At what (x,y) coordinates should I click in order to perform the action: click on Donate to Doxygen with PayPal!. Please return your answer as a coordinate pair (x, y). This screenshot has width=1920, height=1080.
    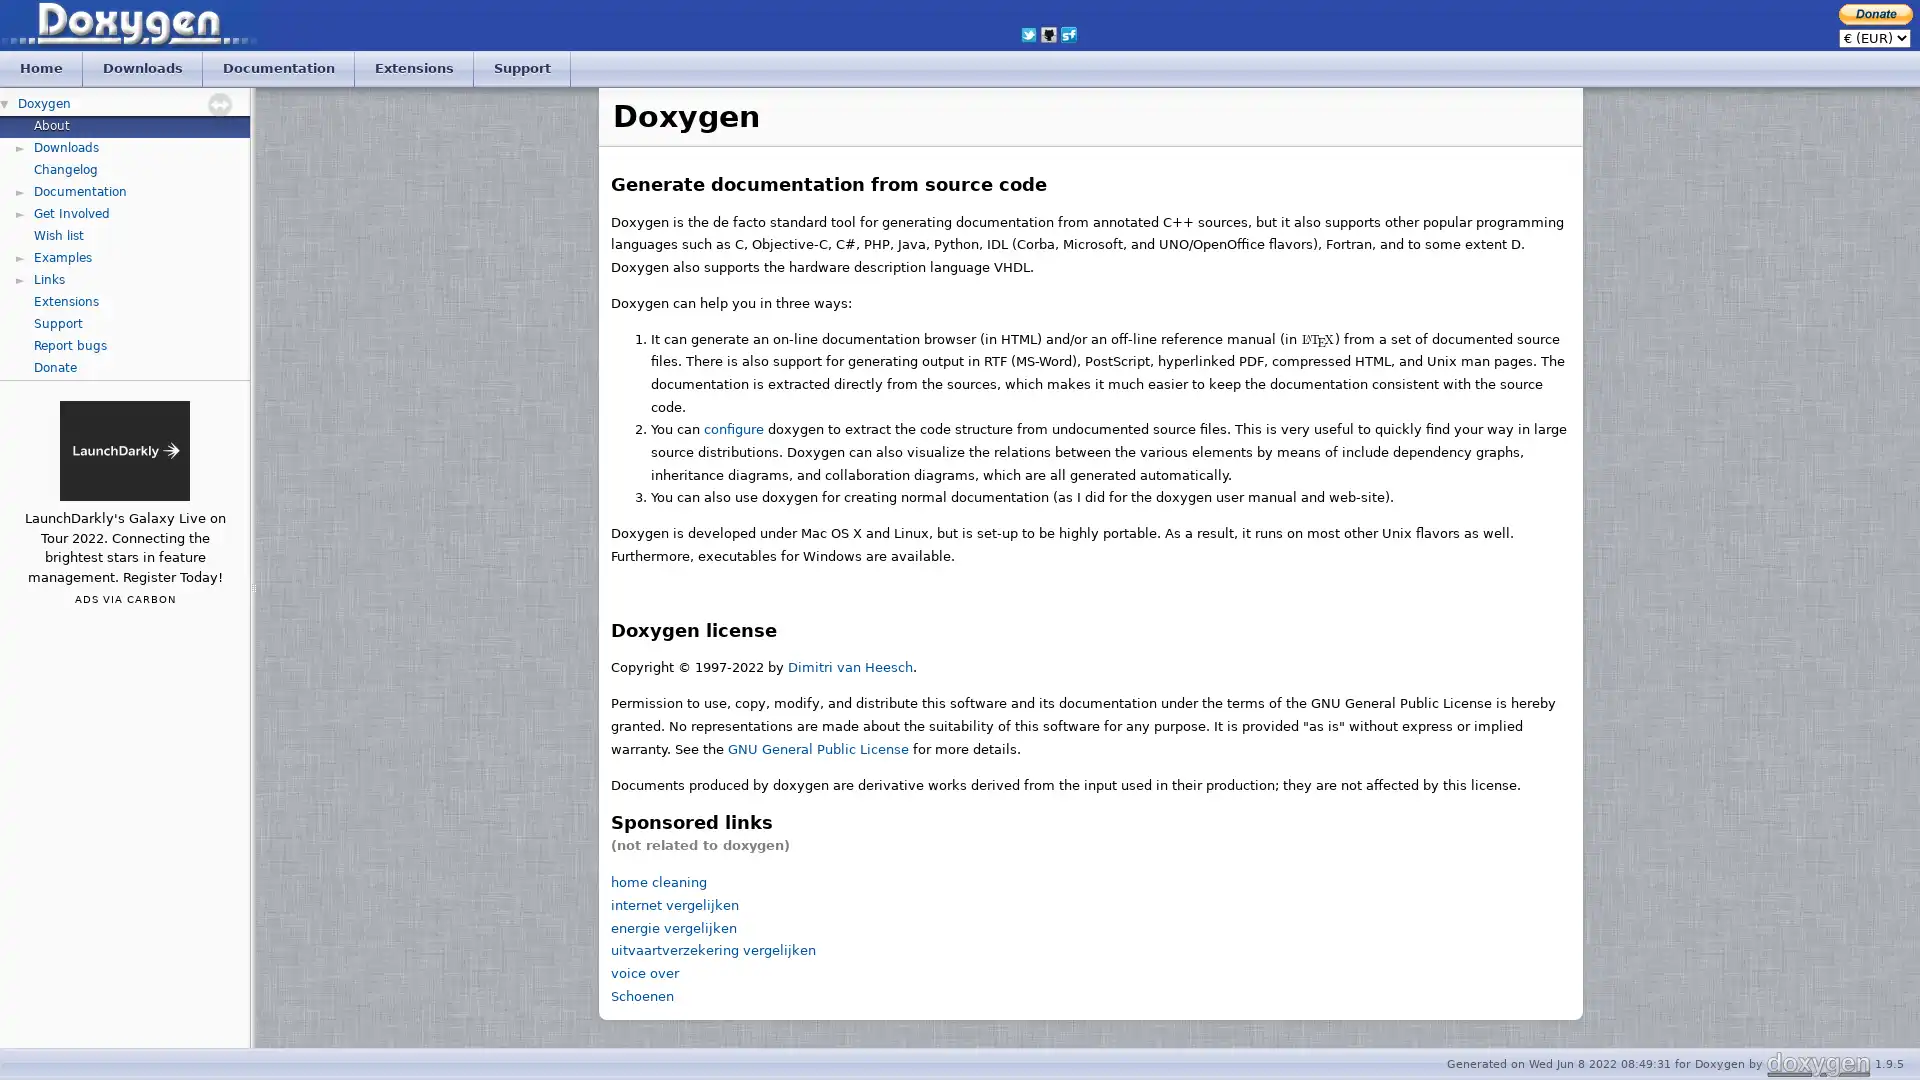
    Looking at the image, I should click on (1875, 13).